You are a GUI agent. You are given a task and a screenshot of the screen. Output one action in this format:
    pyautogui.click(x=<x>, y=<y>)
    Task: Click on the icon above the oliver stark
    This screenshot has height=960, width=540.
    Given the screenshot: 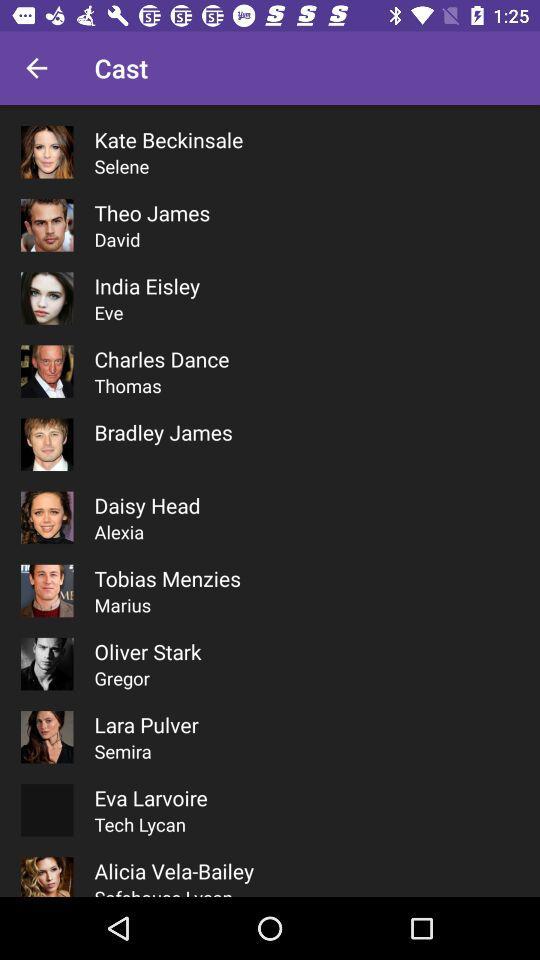 What is the action you would take?
    pyautogui.click(x=122, y=604)
    